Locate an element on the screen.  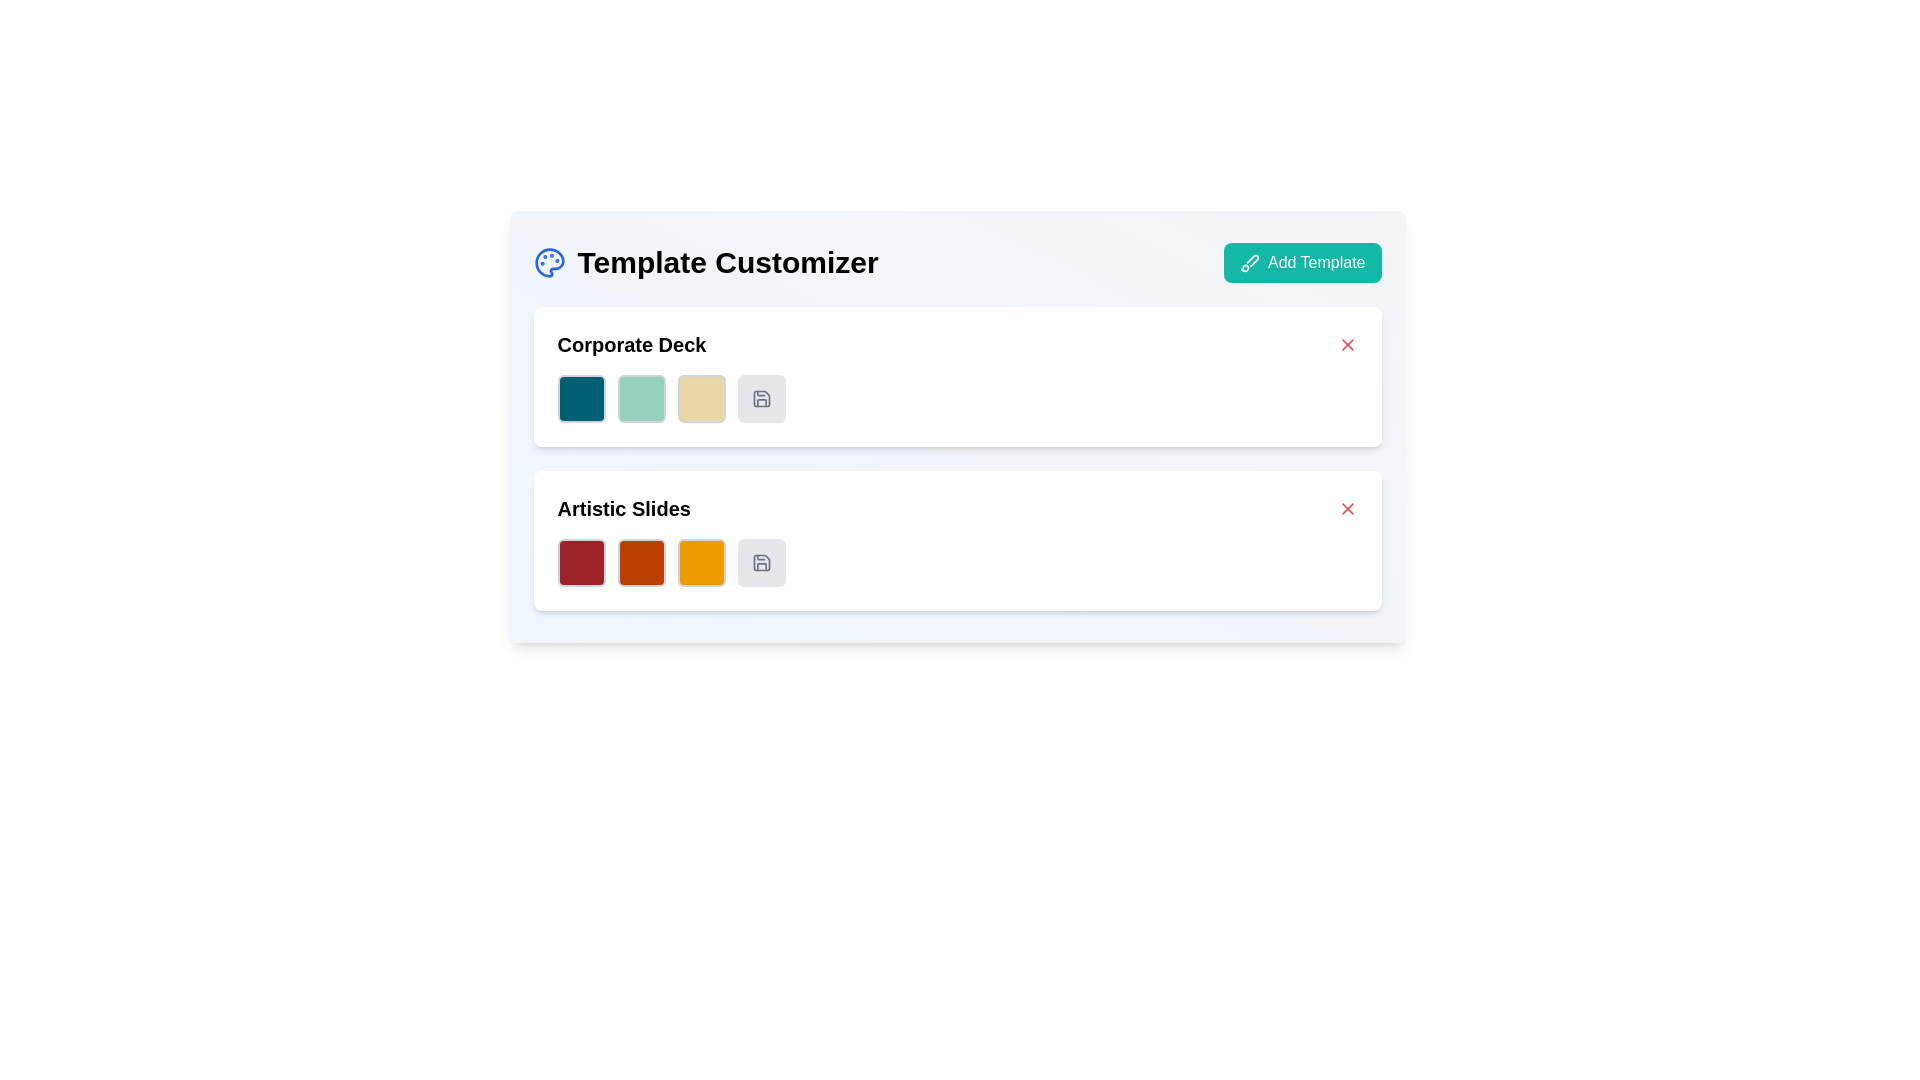
the small red 'X' icon located on the far right side of the 'Artistic Slides' section is located at coordinates (1347, 508).